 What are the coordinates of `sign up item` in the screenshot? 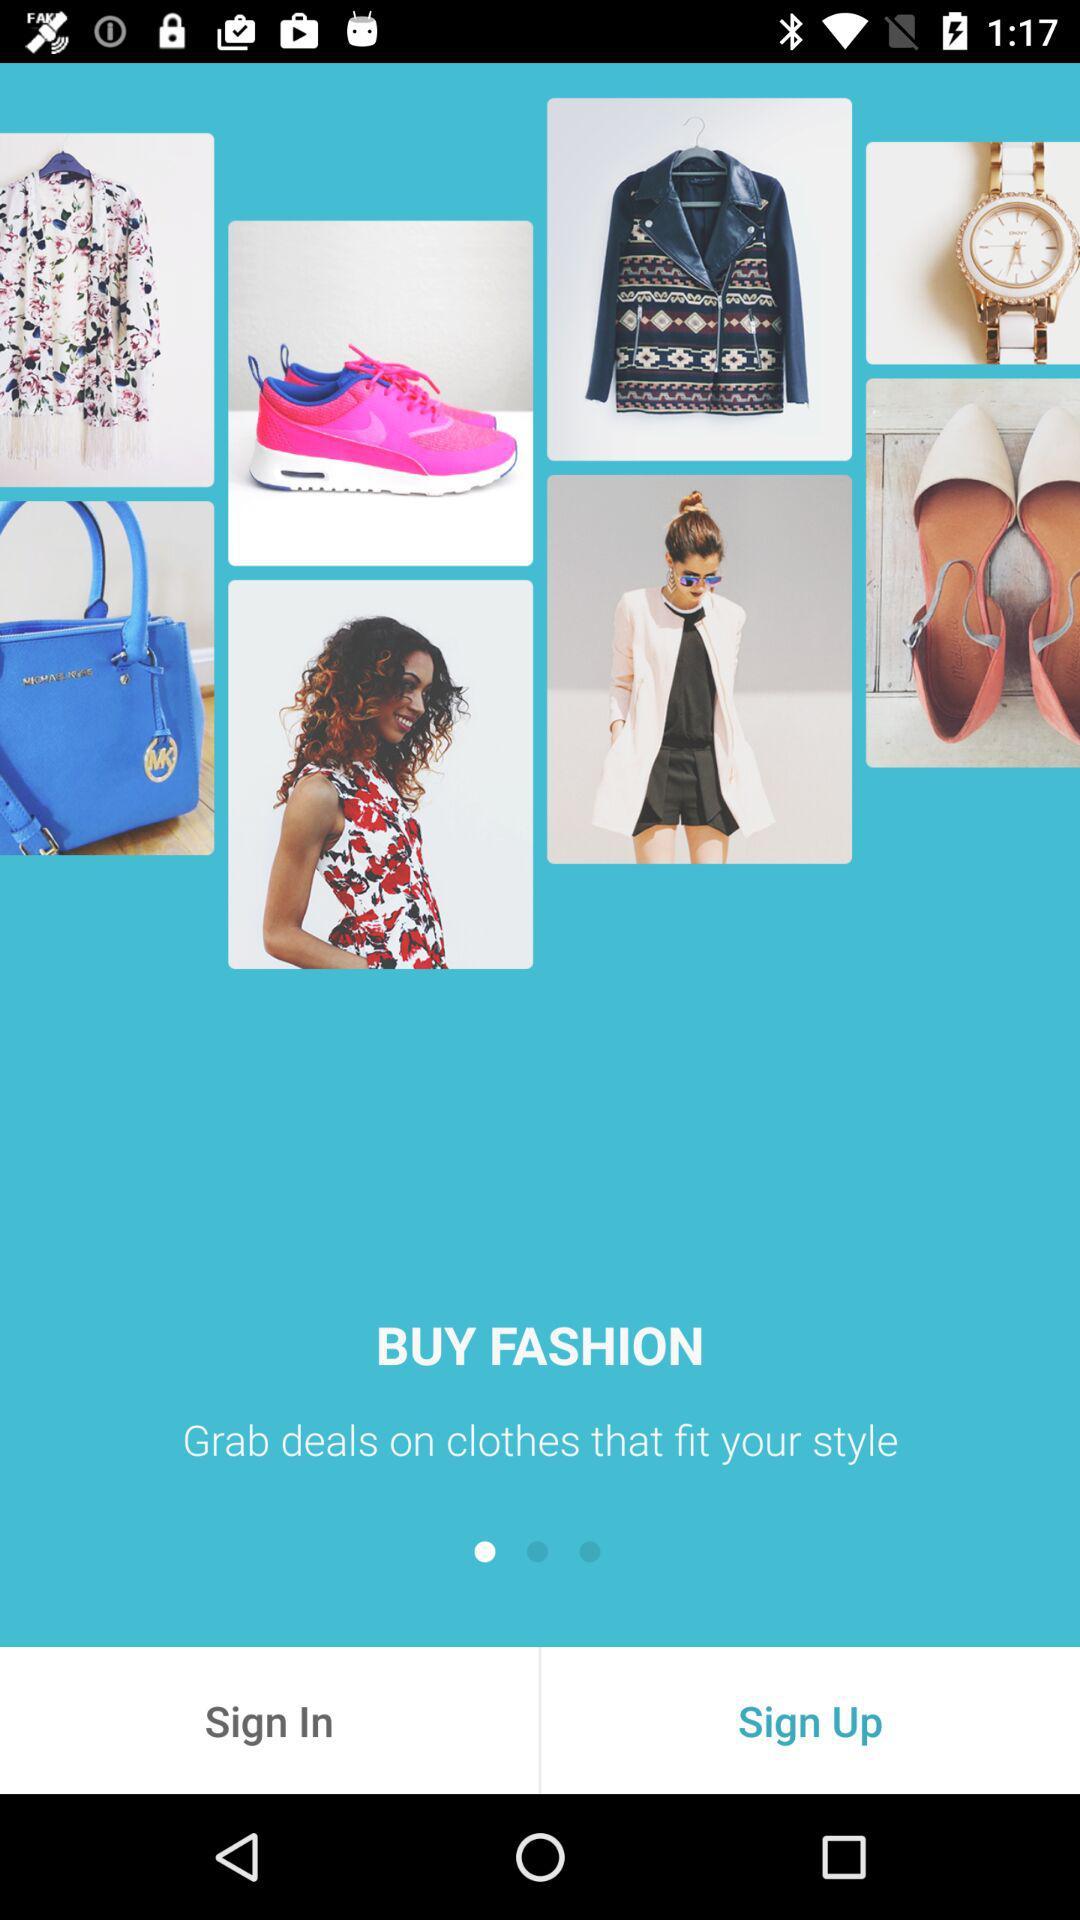 It's located at (810, 1719).